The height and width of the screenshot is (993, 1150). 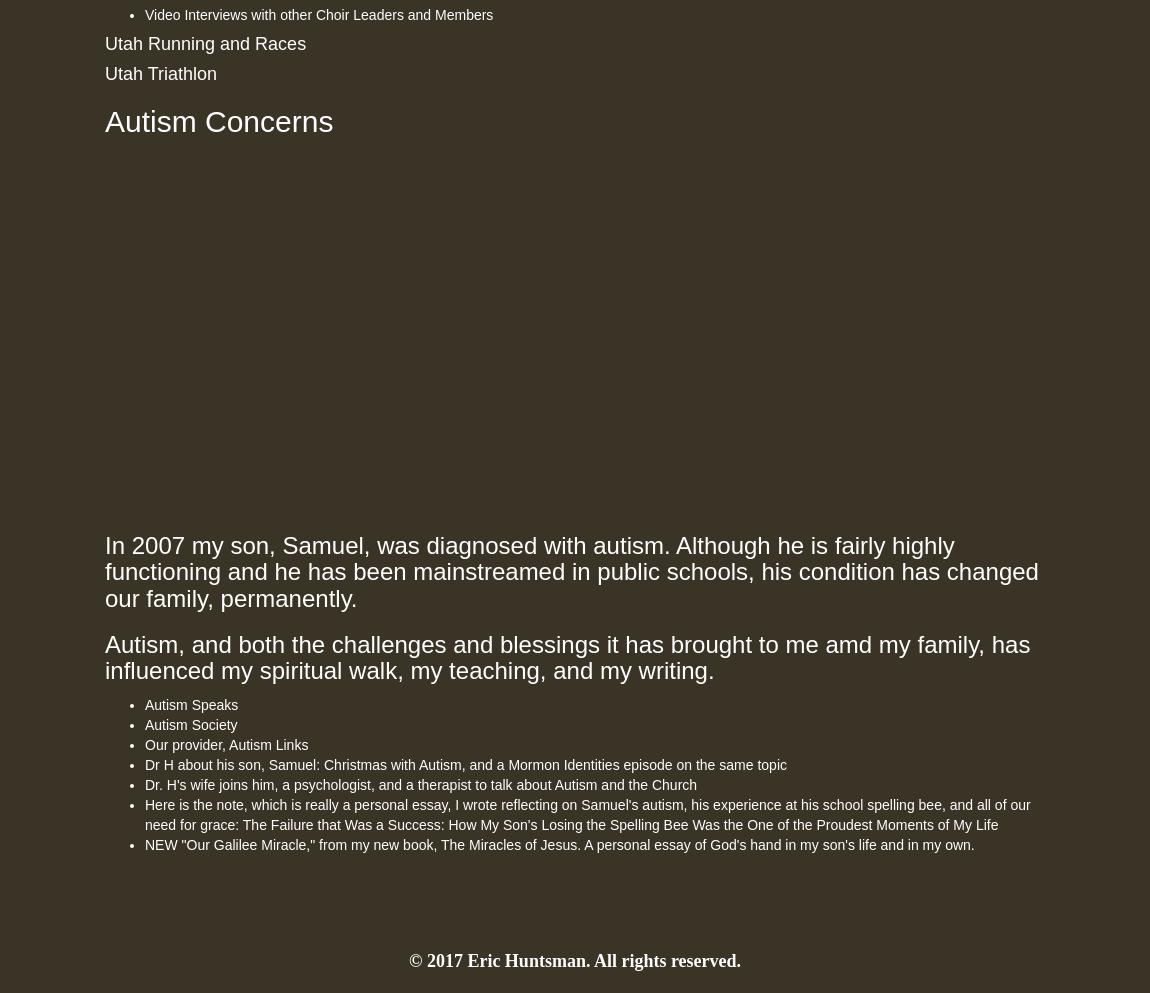 I want to click on 'Mormon Identities episode on the same topic', so click(x=507, y=763).